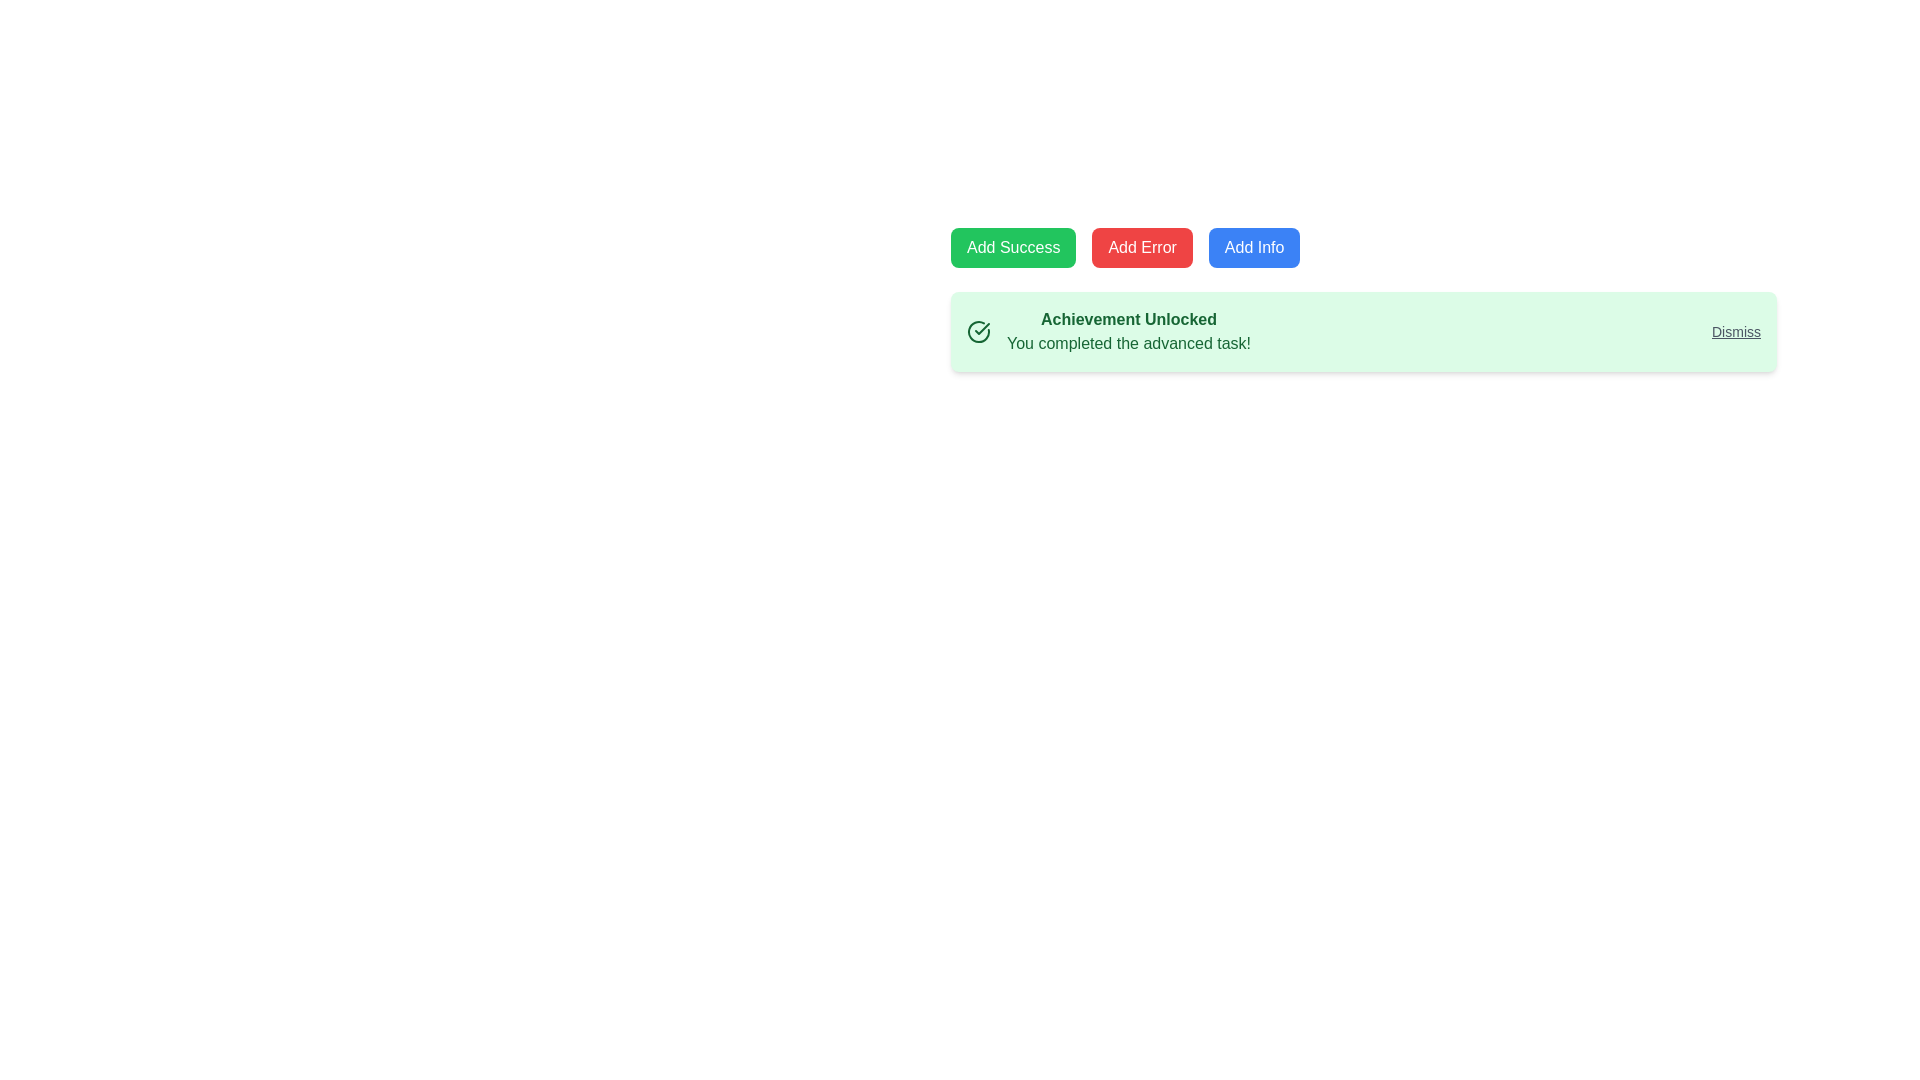  What do you see at coordinates (1013, 246) in the screenshot?
I see `the first button in a horizontal row to test its functionality, which triggers a successful action or displays a success message` at bounding box center [1013, 246].